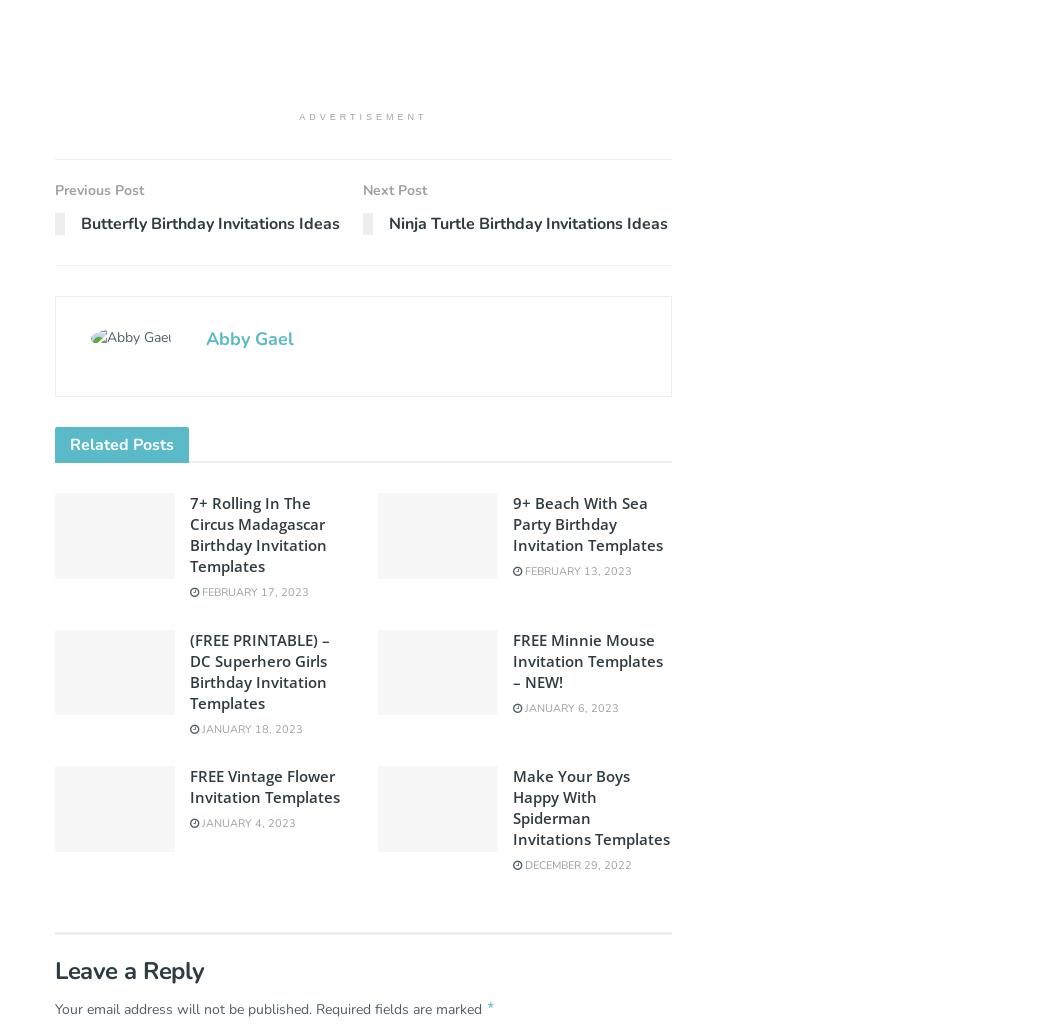  Describe the element at coordinates (258, 534) in the screenshot. I see `'7+ Rolling In The Circus Madagascar Birthday Invitation Templates'` at that location.